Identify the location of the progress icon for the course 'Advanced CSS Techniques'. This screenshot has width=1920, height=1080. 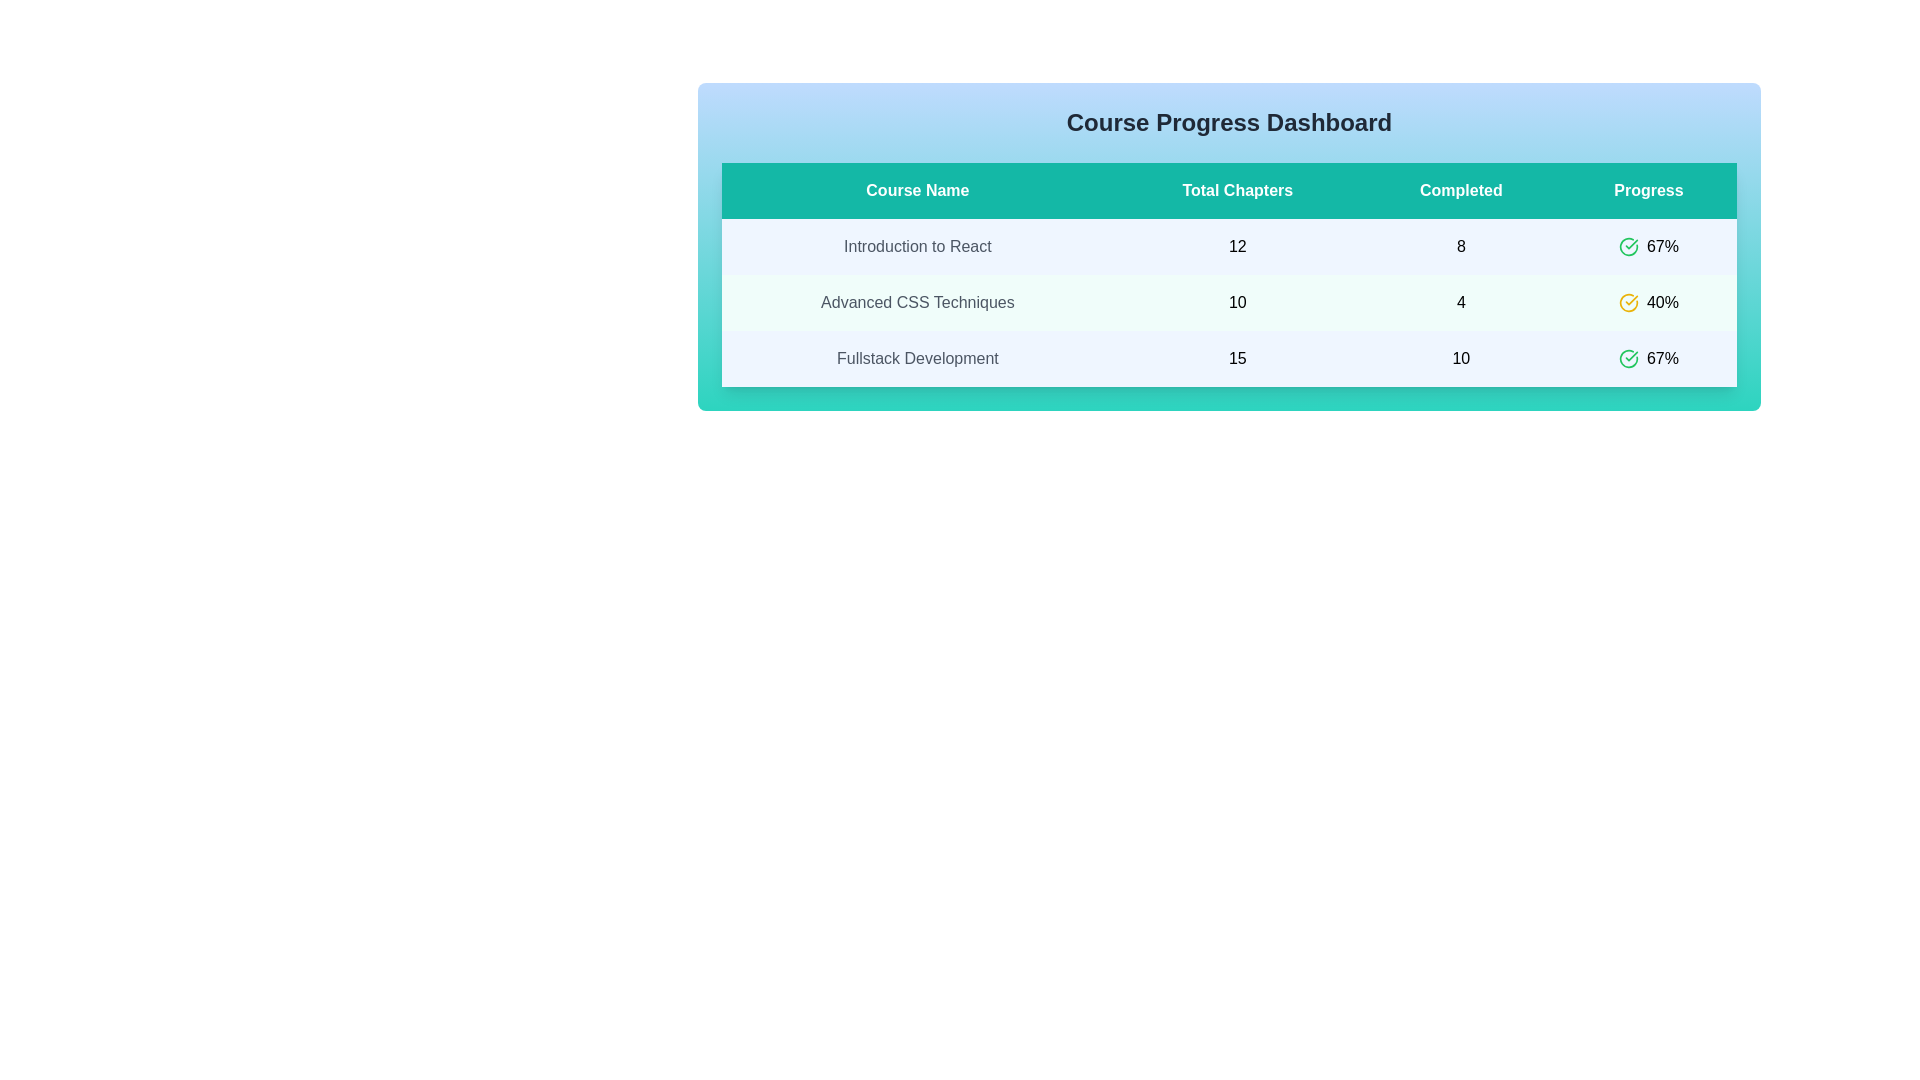
(1628, 303).